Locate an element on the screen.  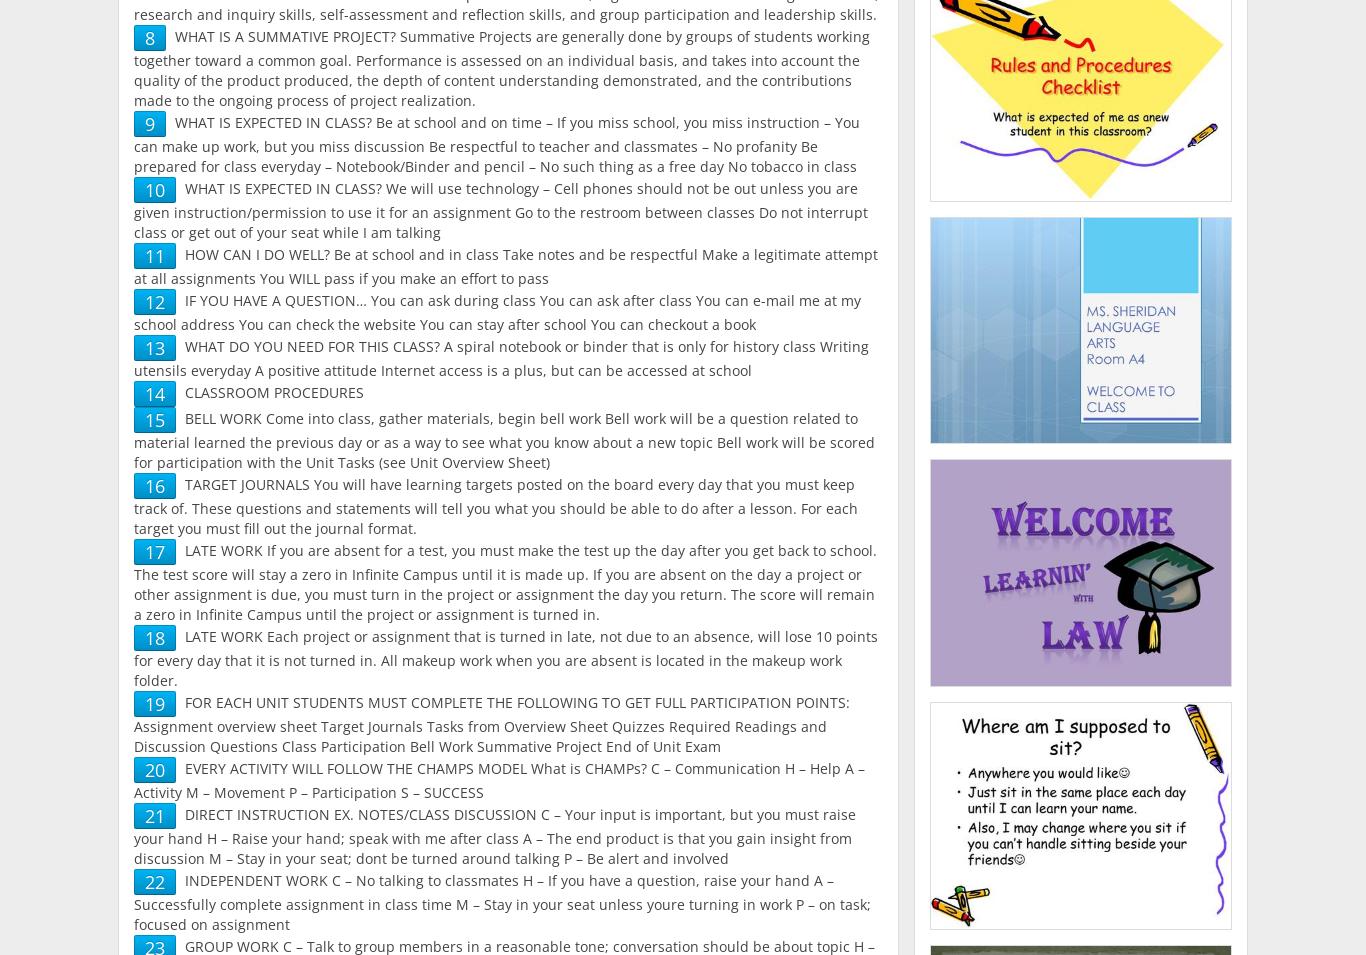
'Rules and Procedures Checklist' is located at coordinates (1079, 90).